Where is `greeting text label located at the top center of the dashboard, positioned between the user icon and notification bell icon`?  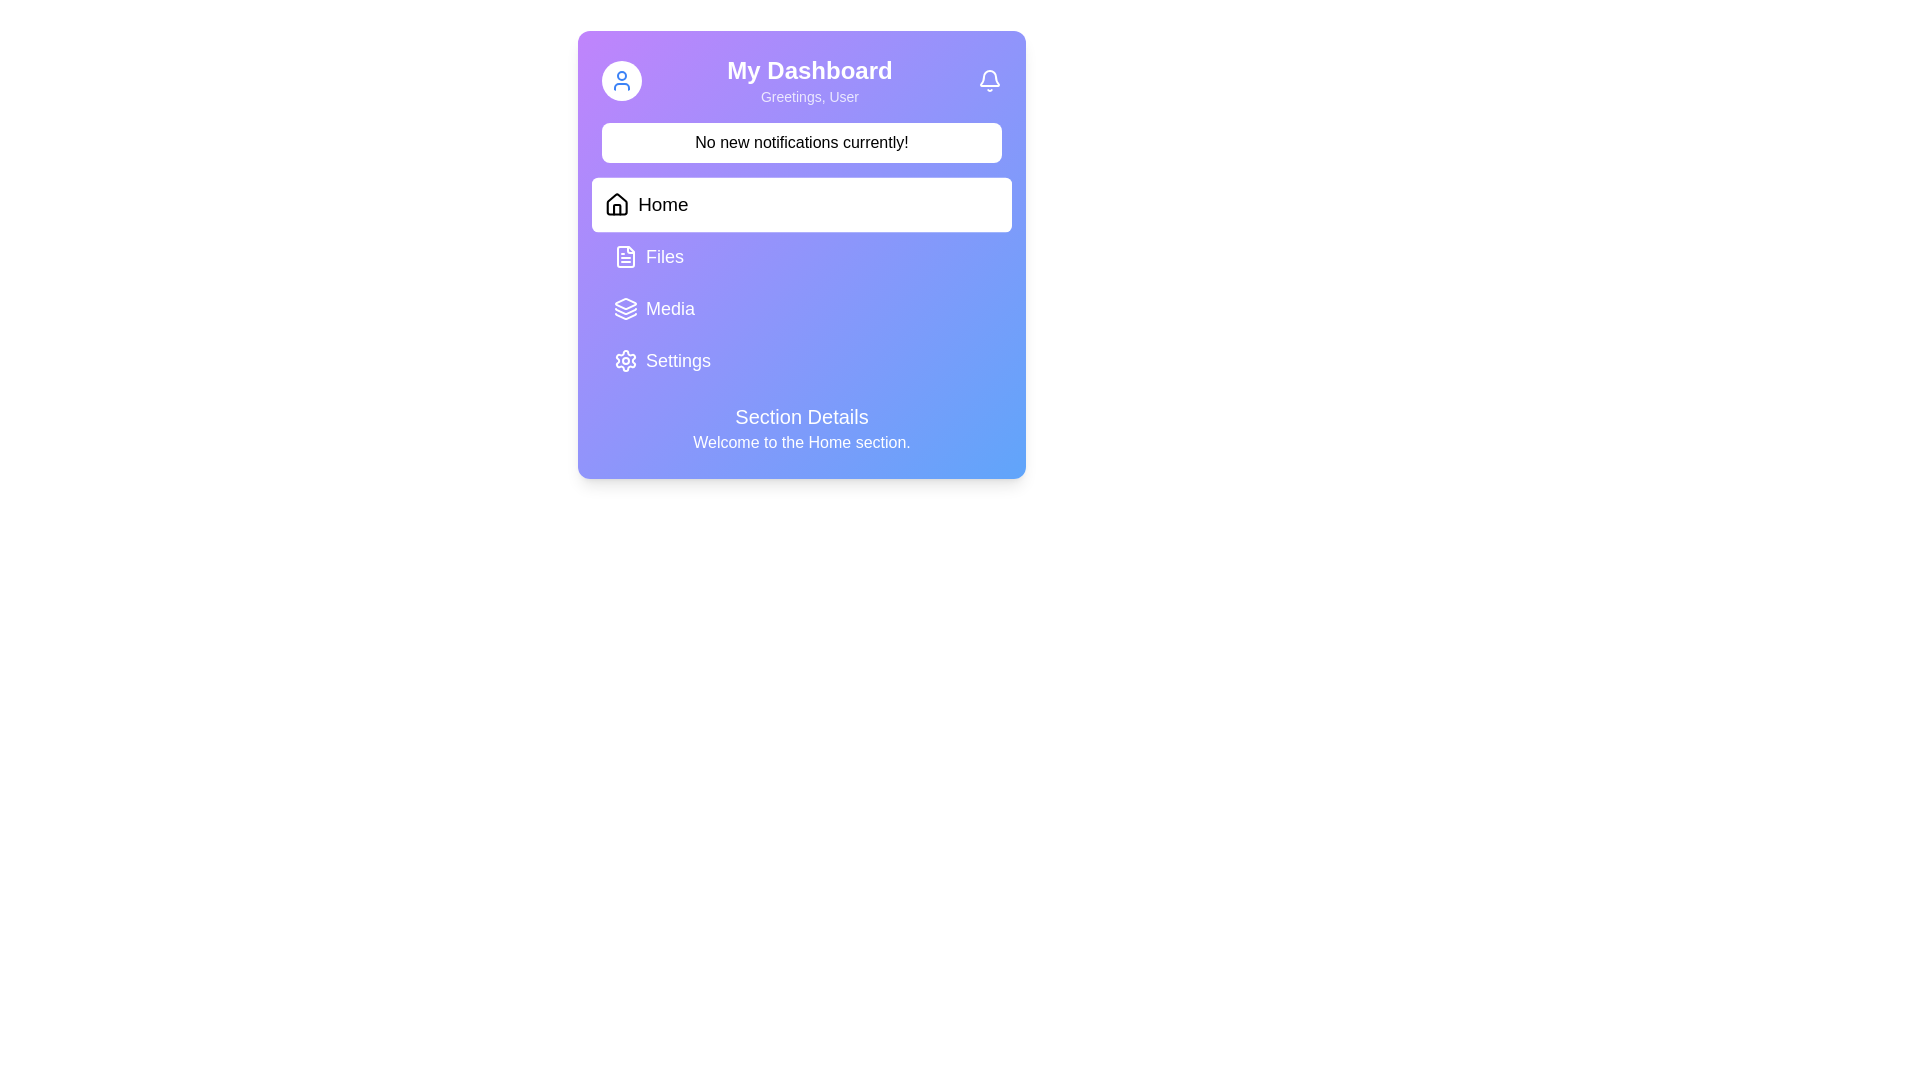 greeting text label located at the top center of the dashboard, positioned between the user icon and notification bell icon is located at coordinates (810, 80).